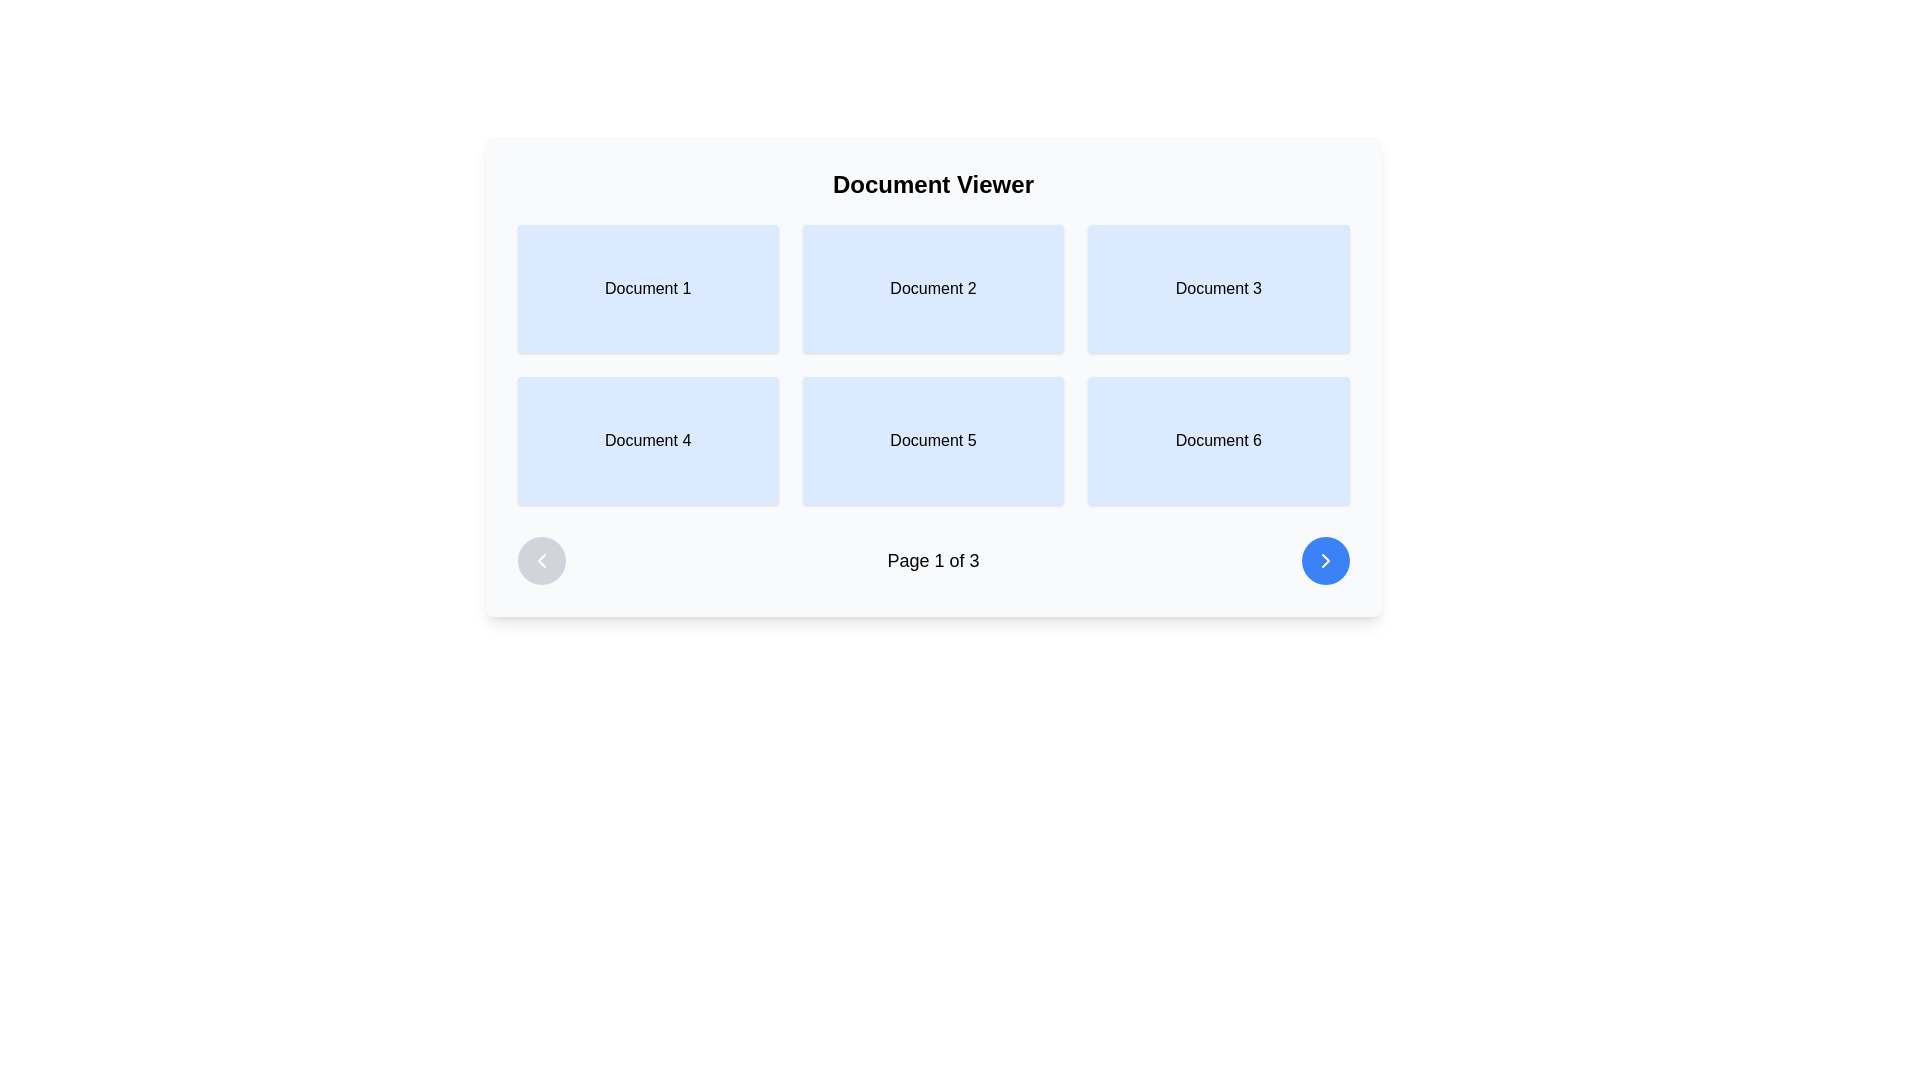 This screenshot has height=1080, width=1920. I want to click on the non-interactive label representing 'Document 6' in the document viewer interface, located in the third column of the second row of a grid layout, so click(1217, 439).